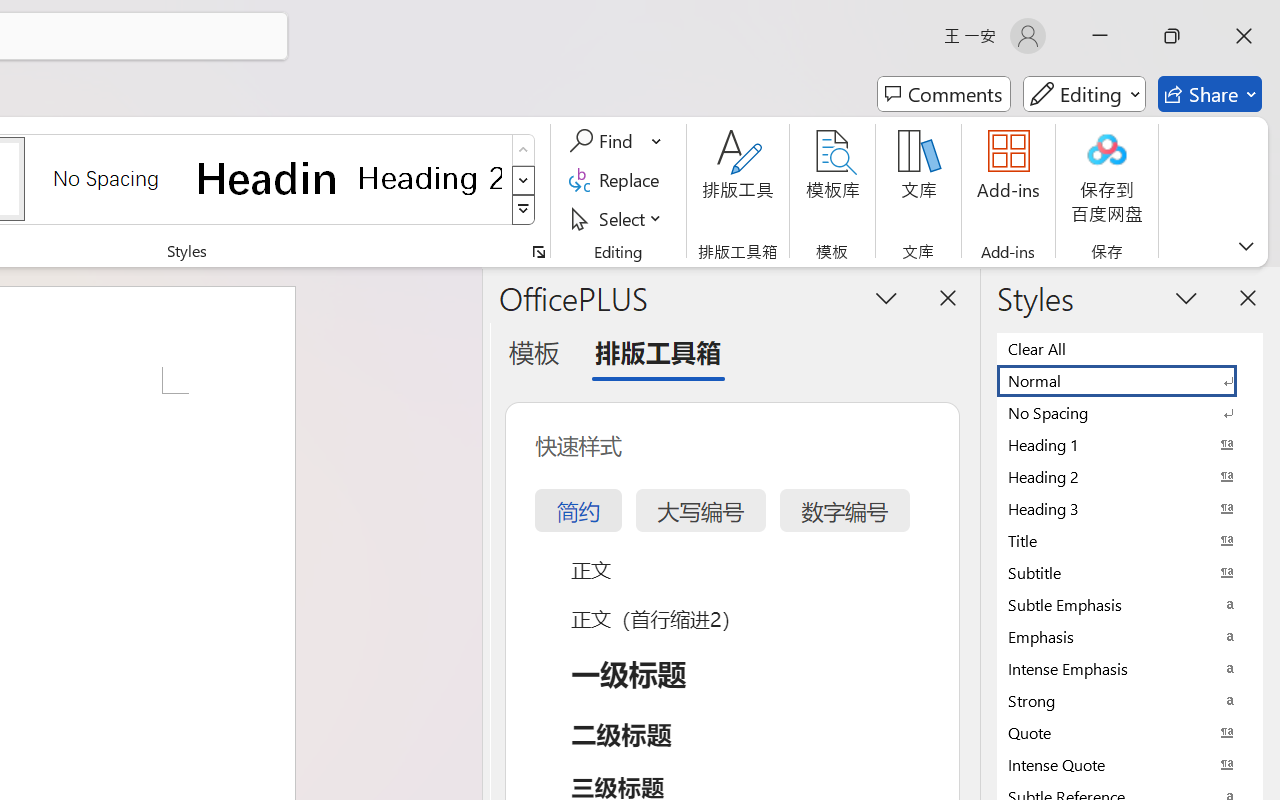 Image resolution: width=1280 pixels, height=800 pixels. I want to click on 'Normal', so click(1130, 379).